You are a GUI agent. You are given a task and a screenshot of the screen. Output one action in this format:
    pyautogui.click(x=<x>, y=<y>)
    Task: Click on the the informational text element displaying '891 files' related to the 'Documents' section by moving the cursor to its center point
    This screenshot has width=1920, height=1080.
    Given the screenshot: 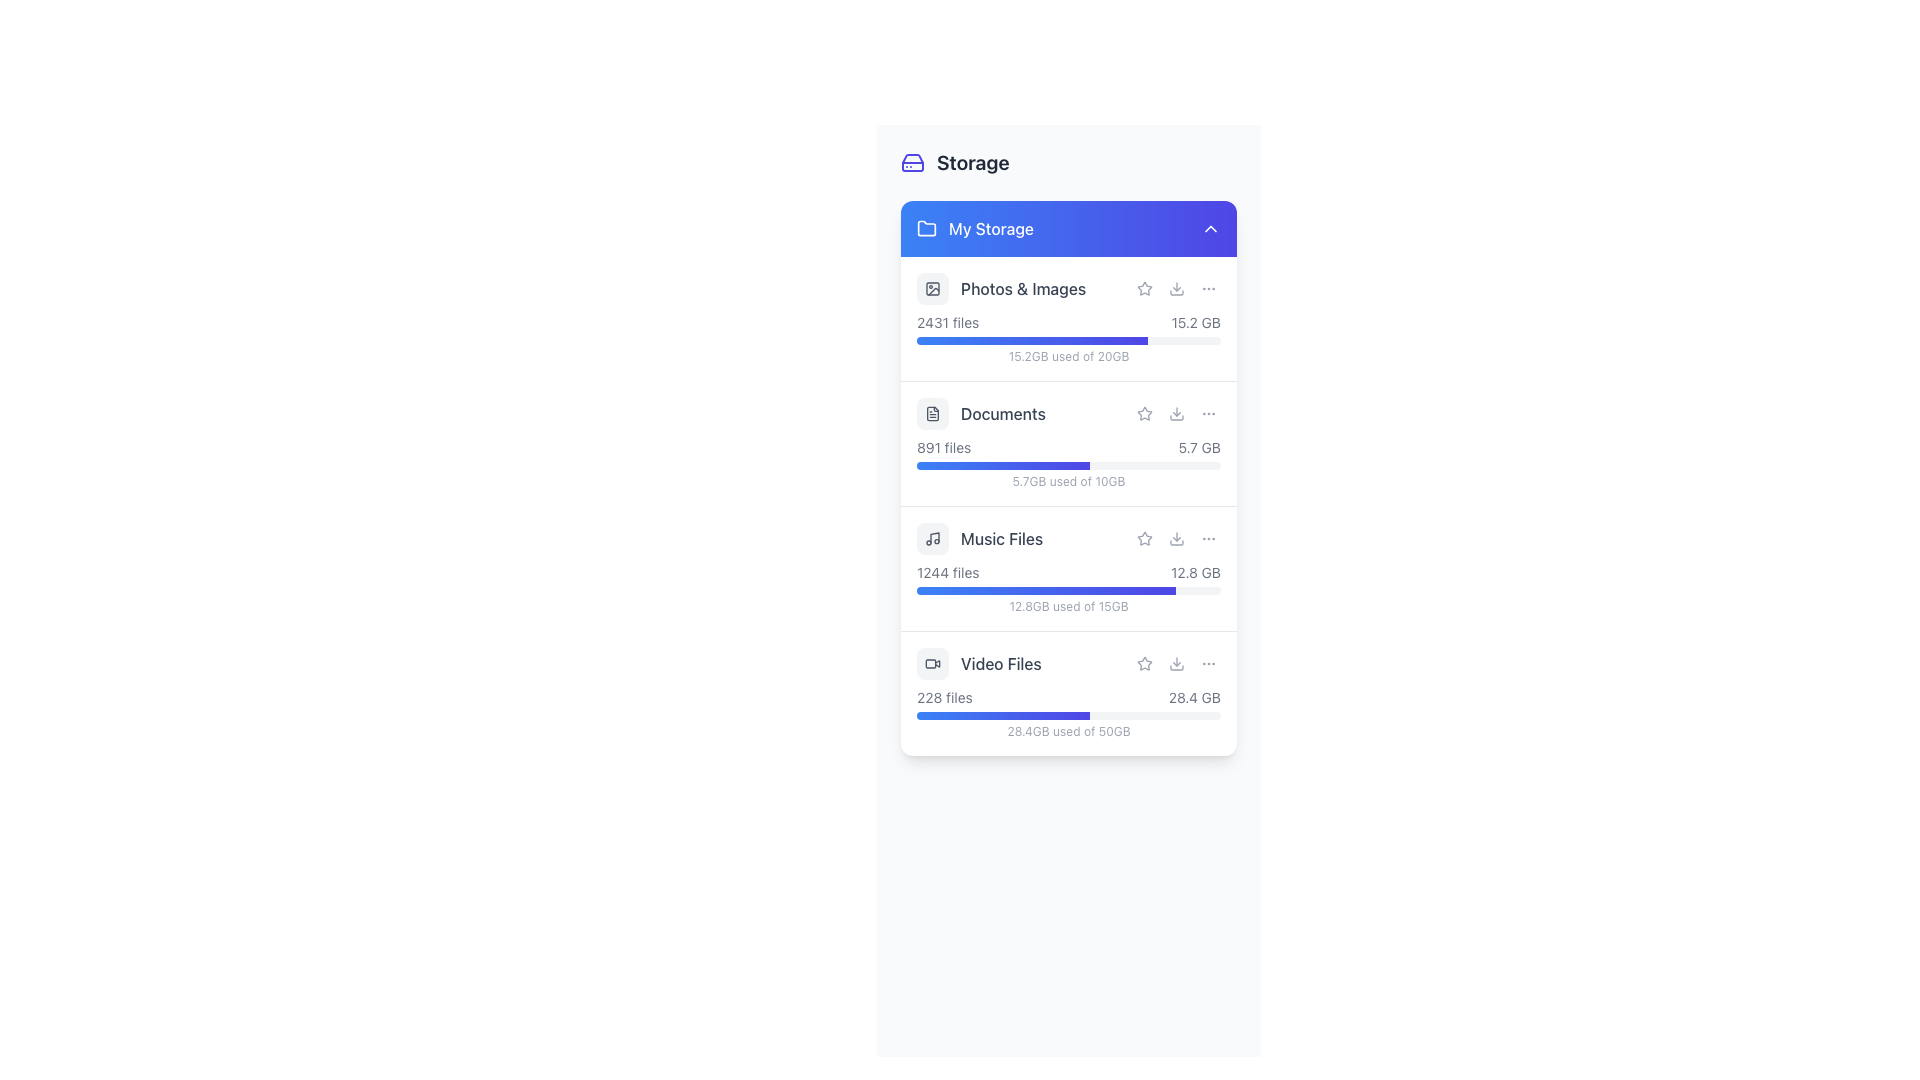 What is the action you would take?
    pyautogui.click(x=943, y=446)
    